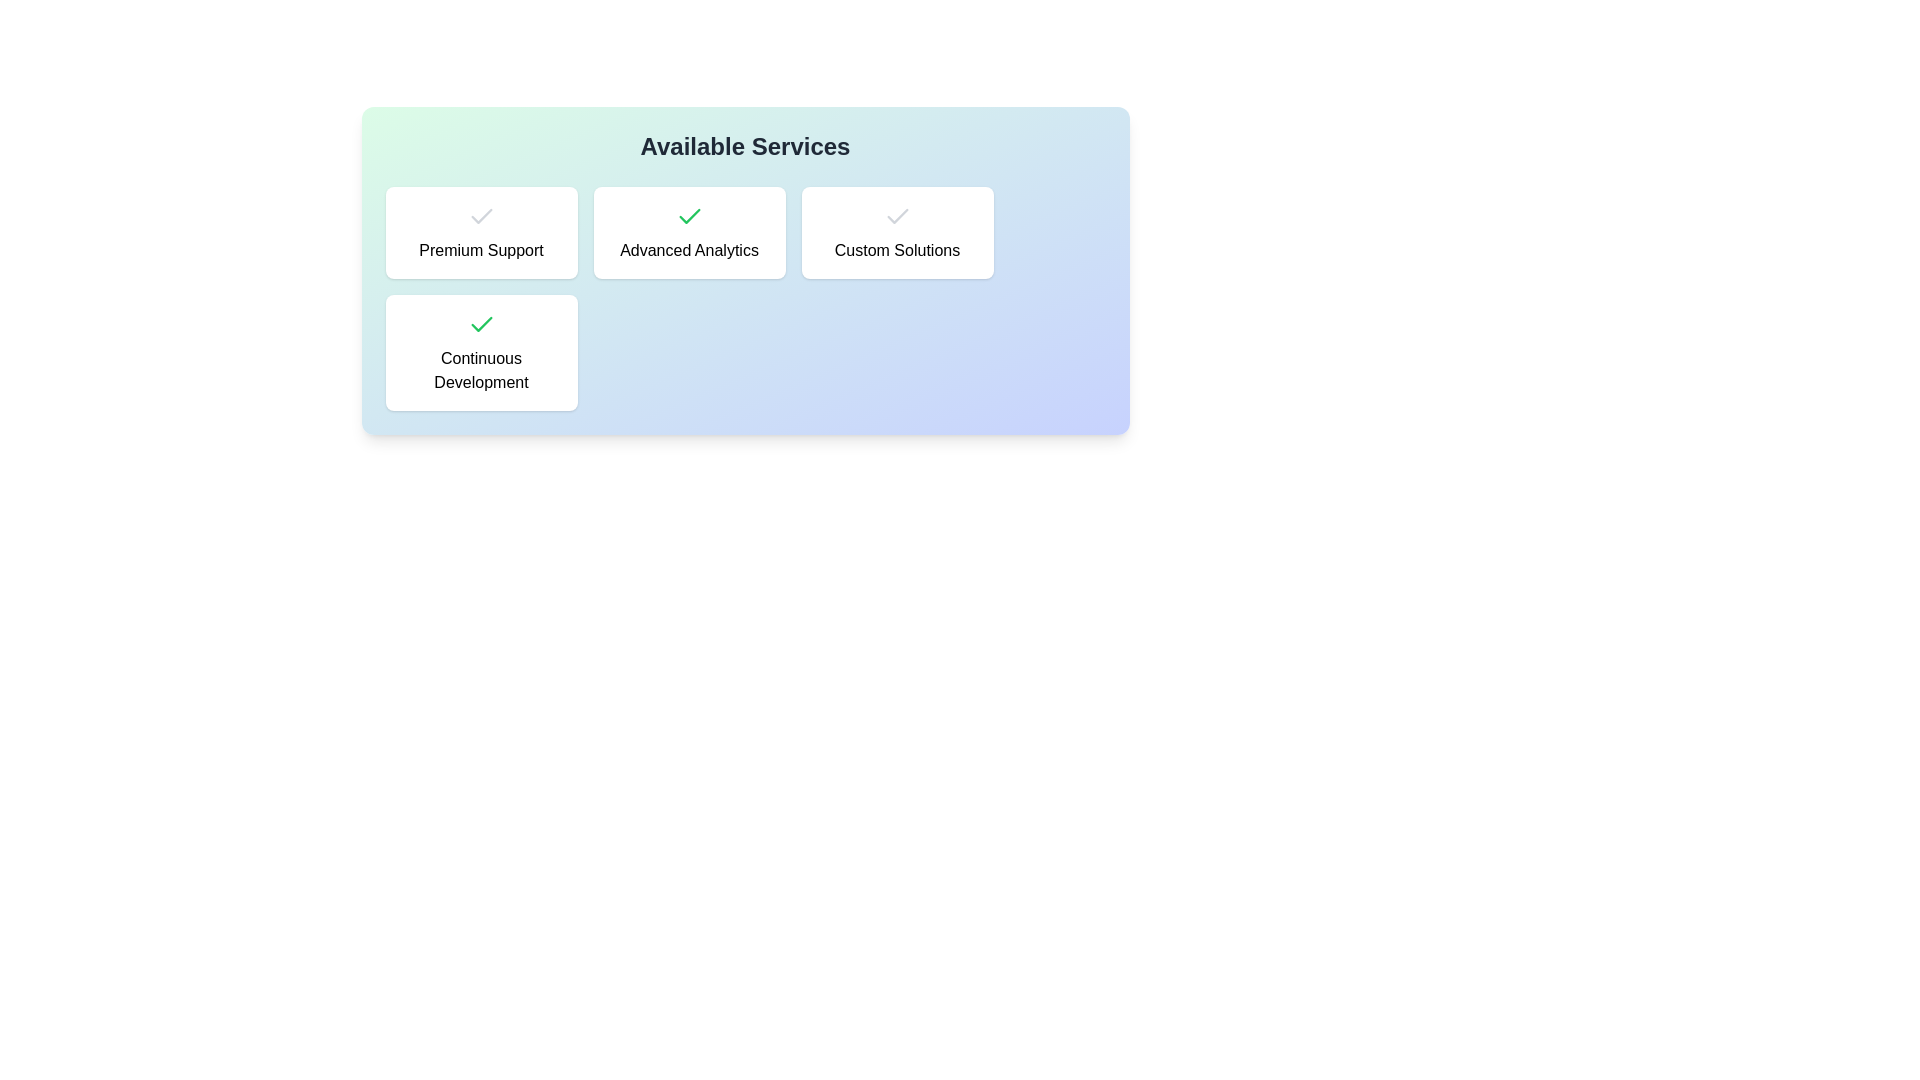  I want to click on the text label indicating 'Advanced Analytics' in the 'Available Services' section, so click(689, 249).